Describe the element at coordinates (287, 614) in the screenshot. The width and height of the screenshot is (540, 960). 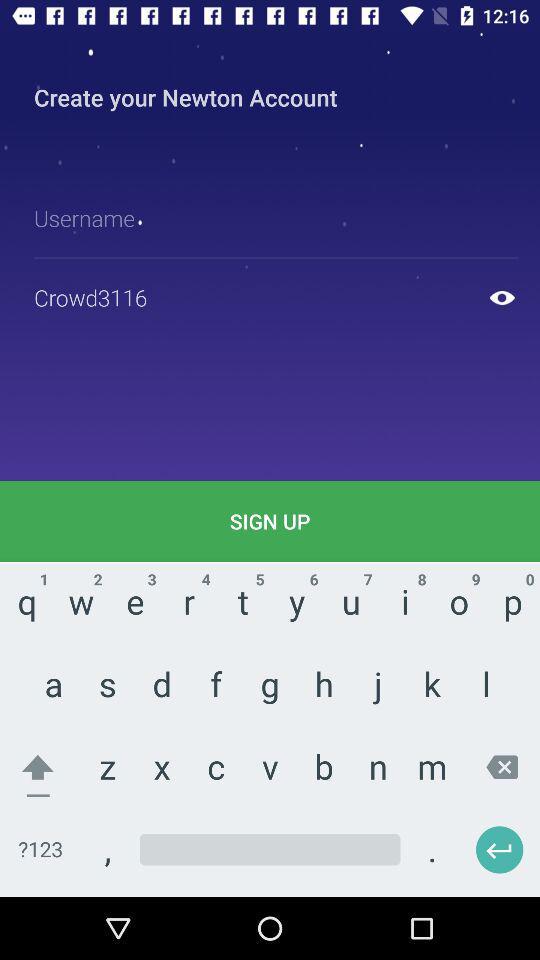
I see `the star icon` at that location.